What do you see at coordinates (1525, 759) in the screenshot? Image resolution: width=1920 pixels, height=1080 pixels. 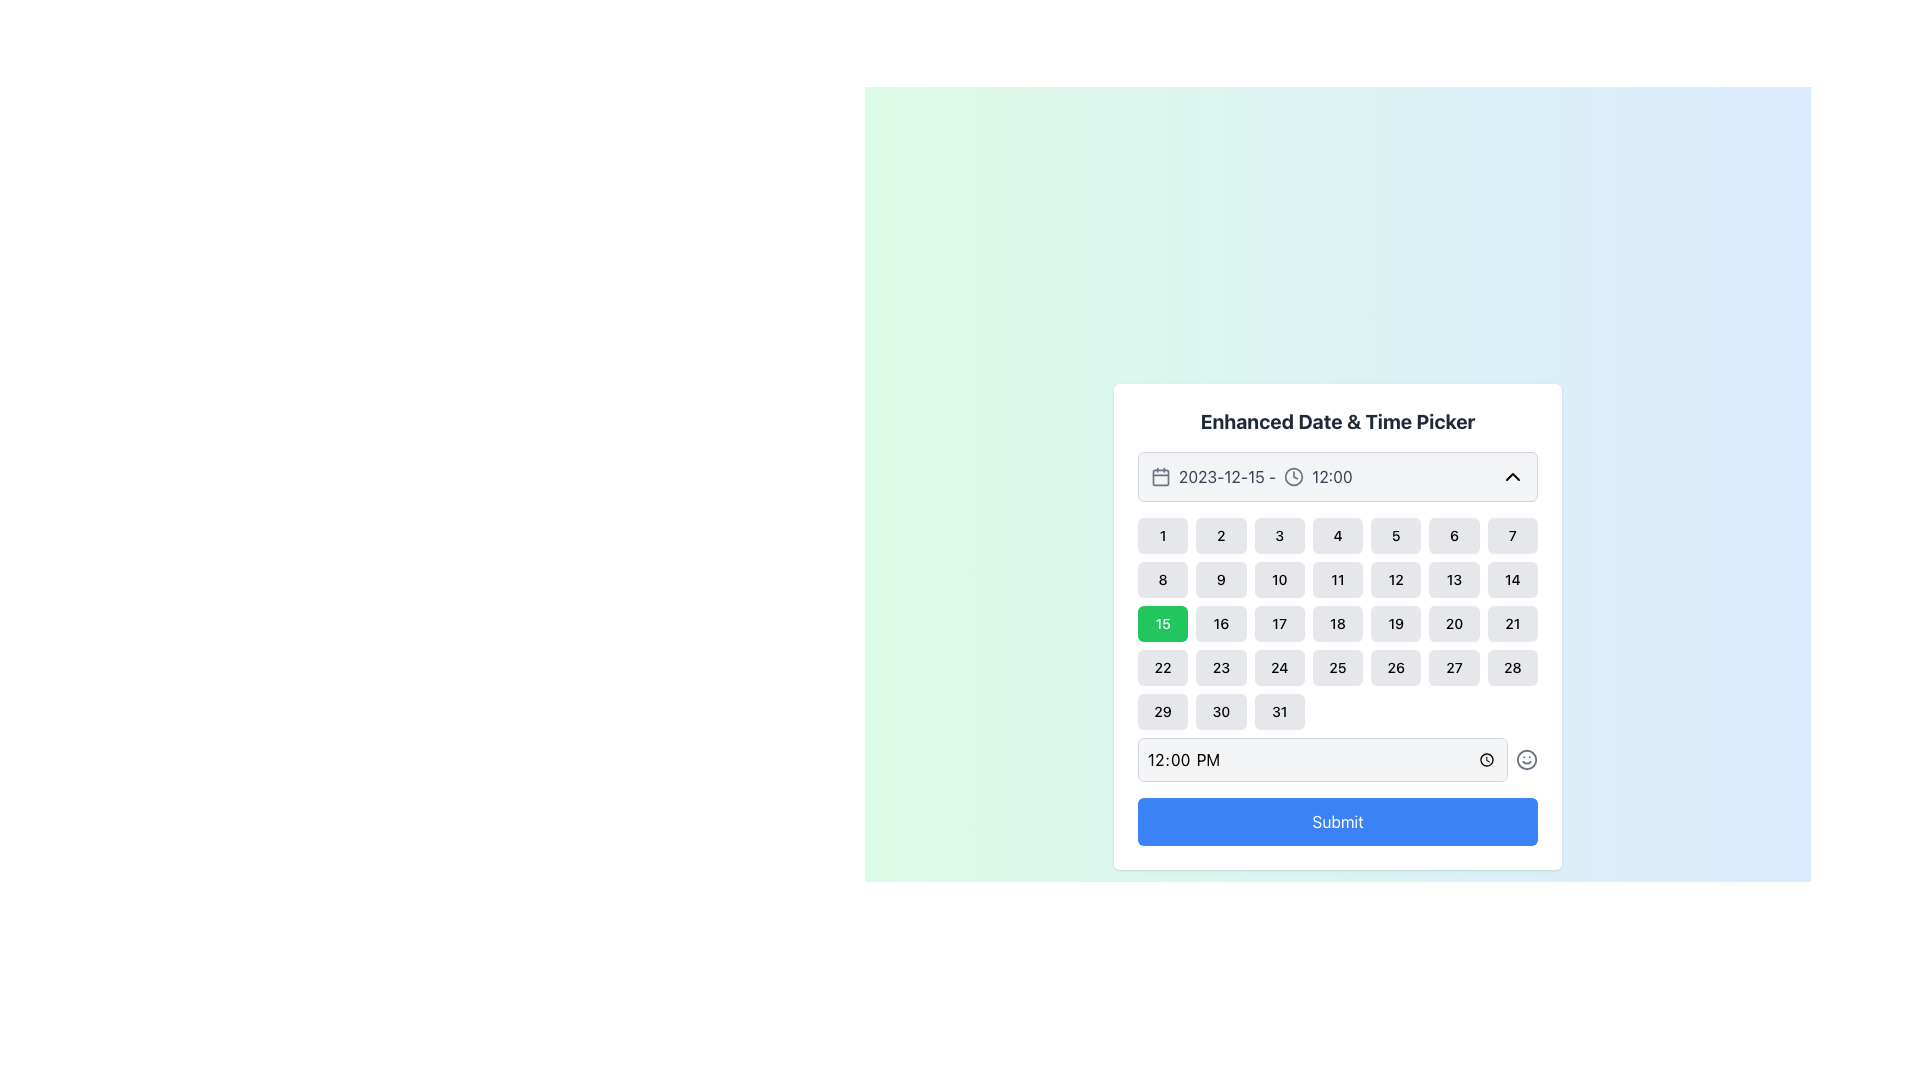 I see `the smiley icon SVG graphic, which features a circular outline with two small dots for eyes and a curved smiling mouth, located to the right of the time input box` at bounding box center [1525, 759].